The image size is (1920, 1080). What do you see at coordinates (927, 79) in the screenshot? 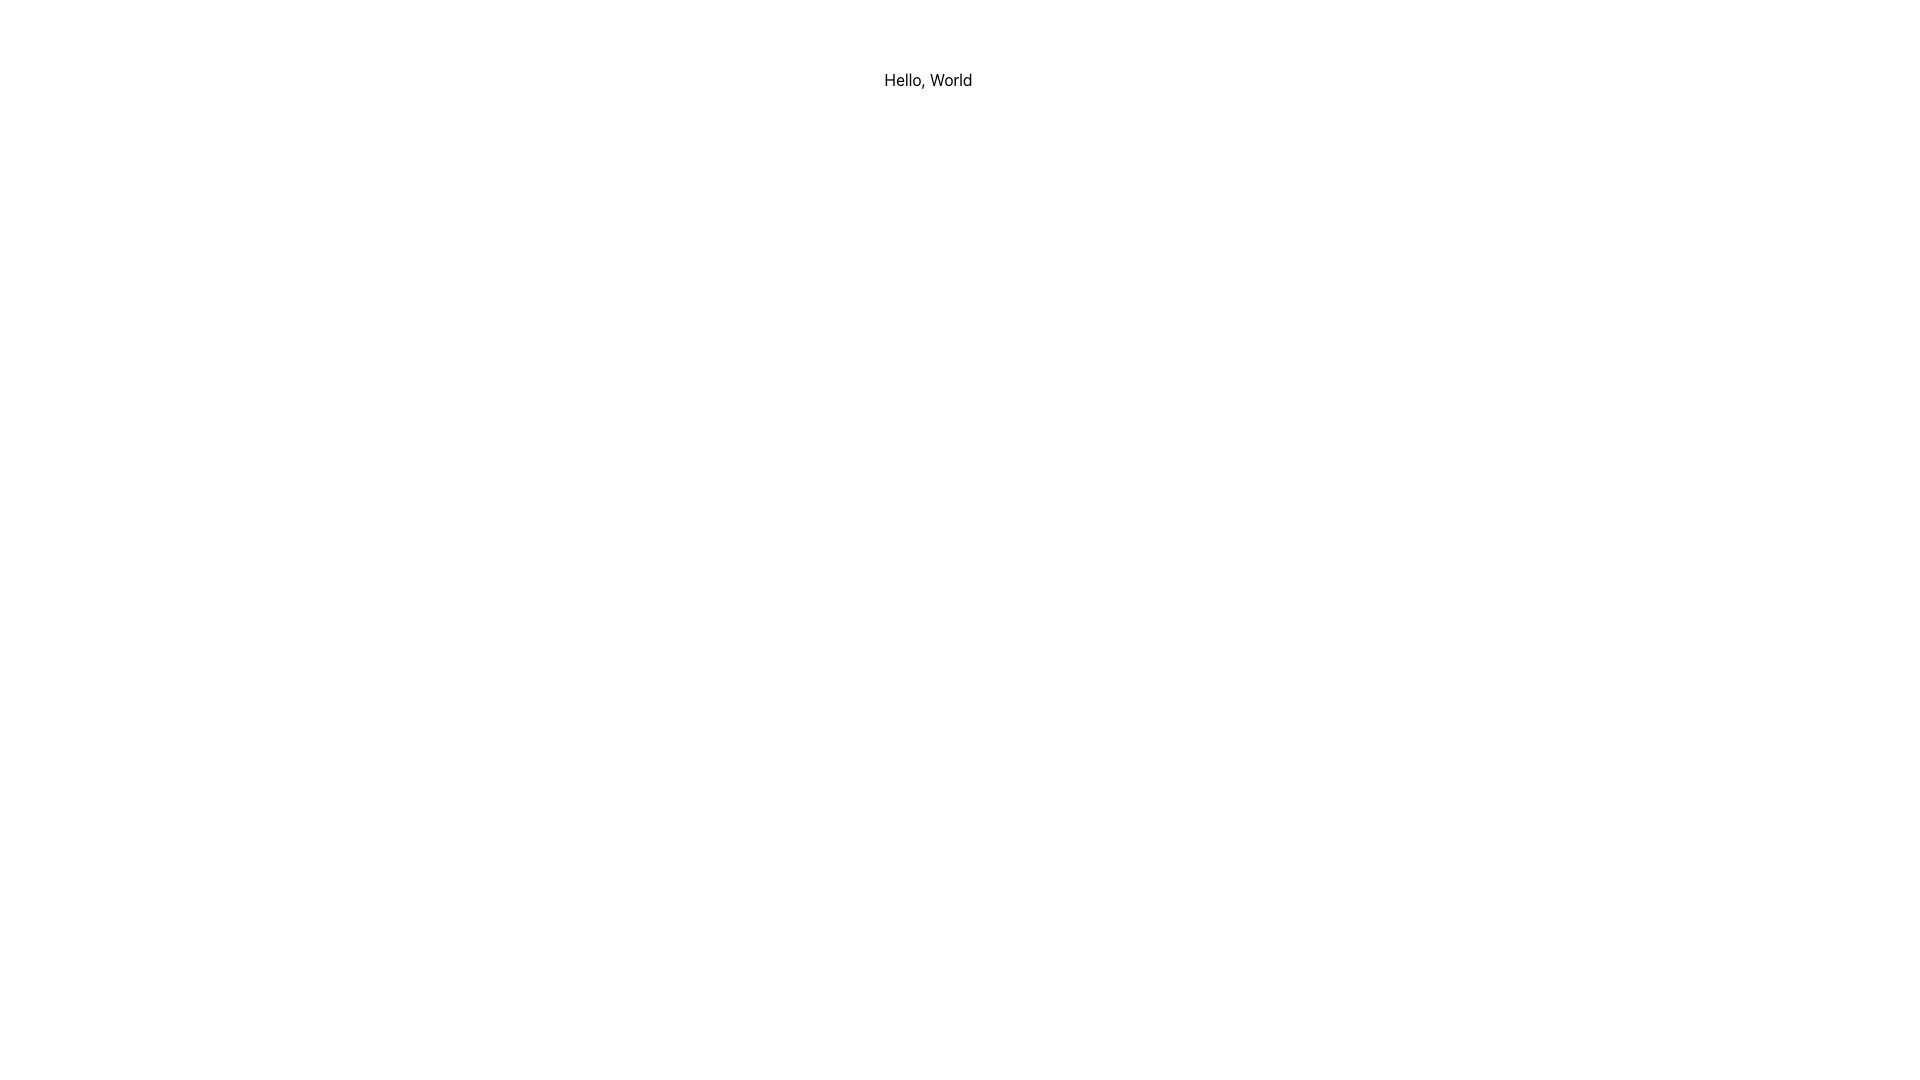
I see `the static text element displaying 'Hello, World', which is prominently located near the top of the layout` at bounding box center [927, 79].